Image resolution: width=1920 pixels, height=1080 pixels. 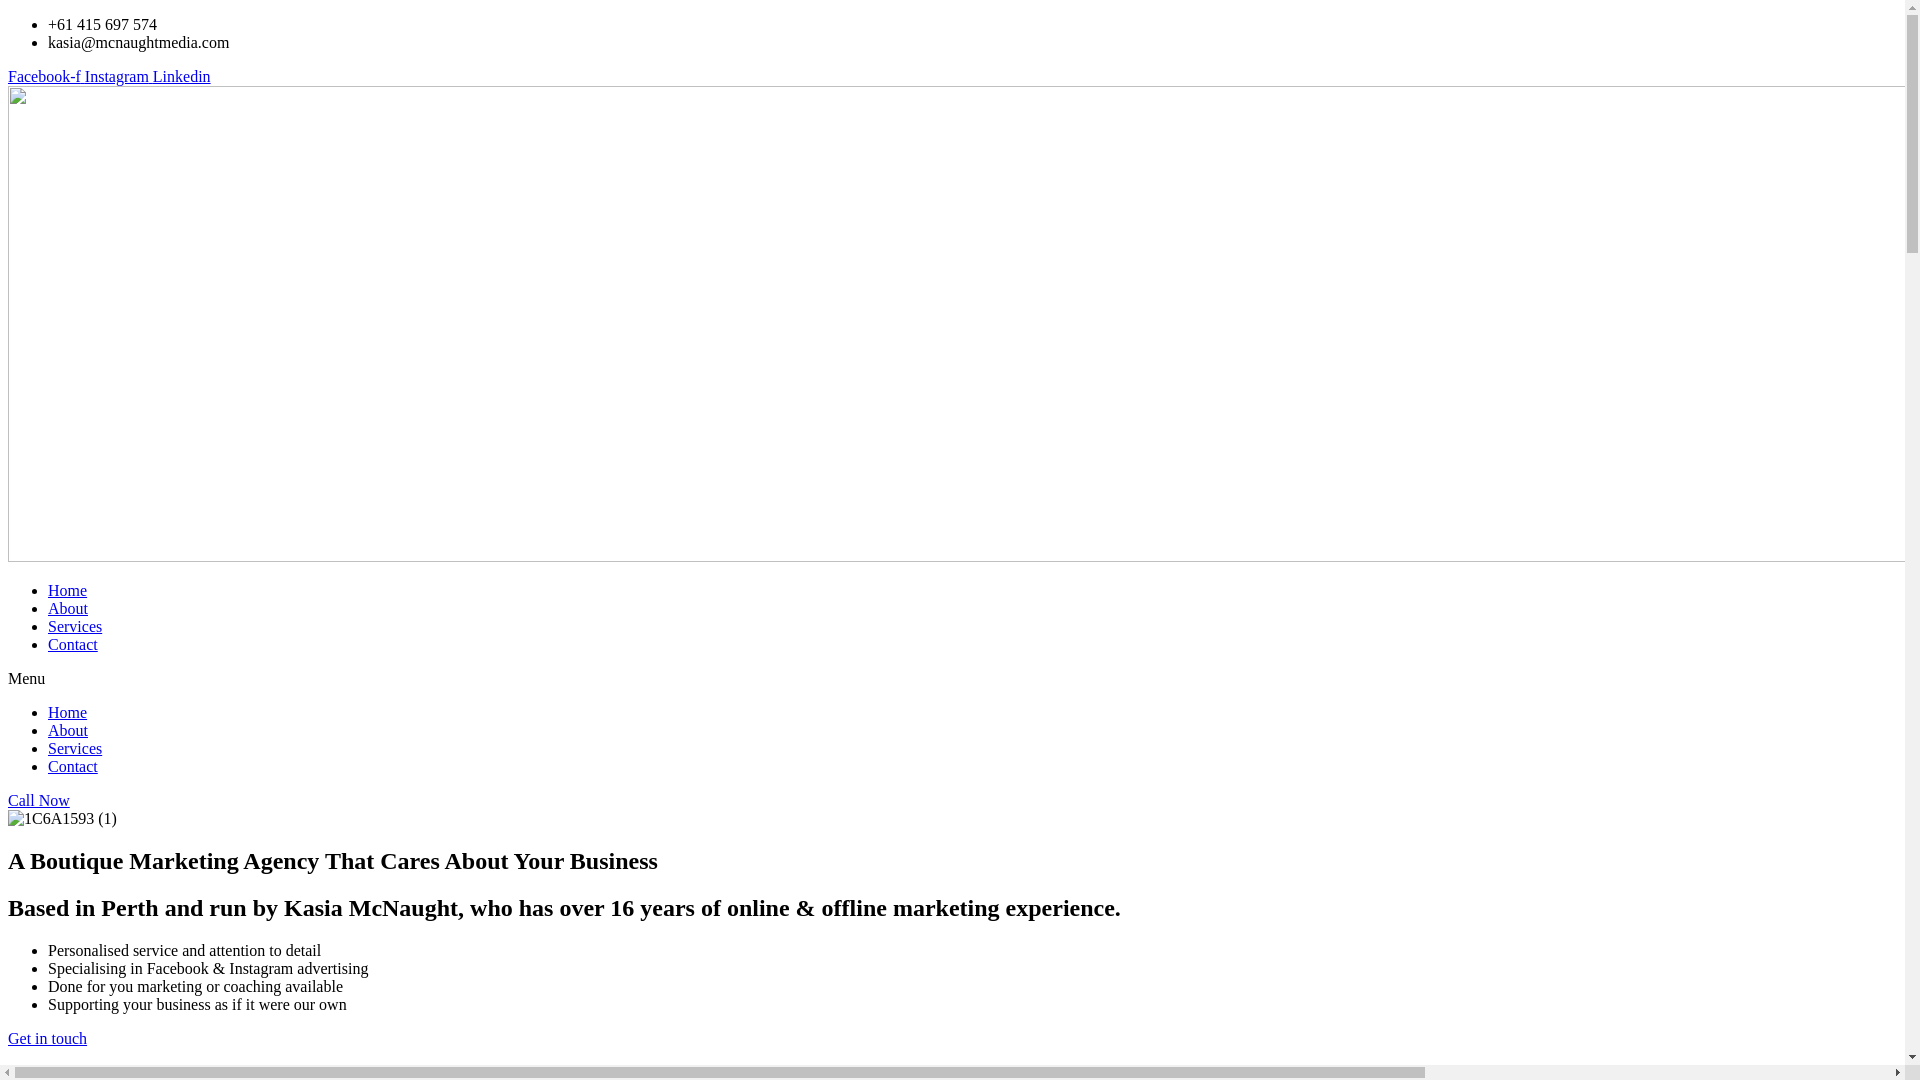 I want to click on 'Linkedin', so click(x=182, y=75).